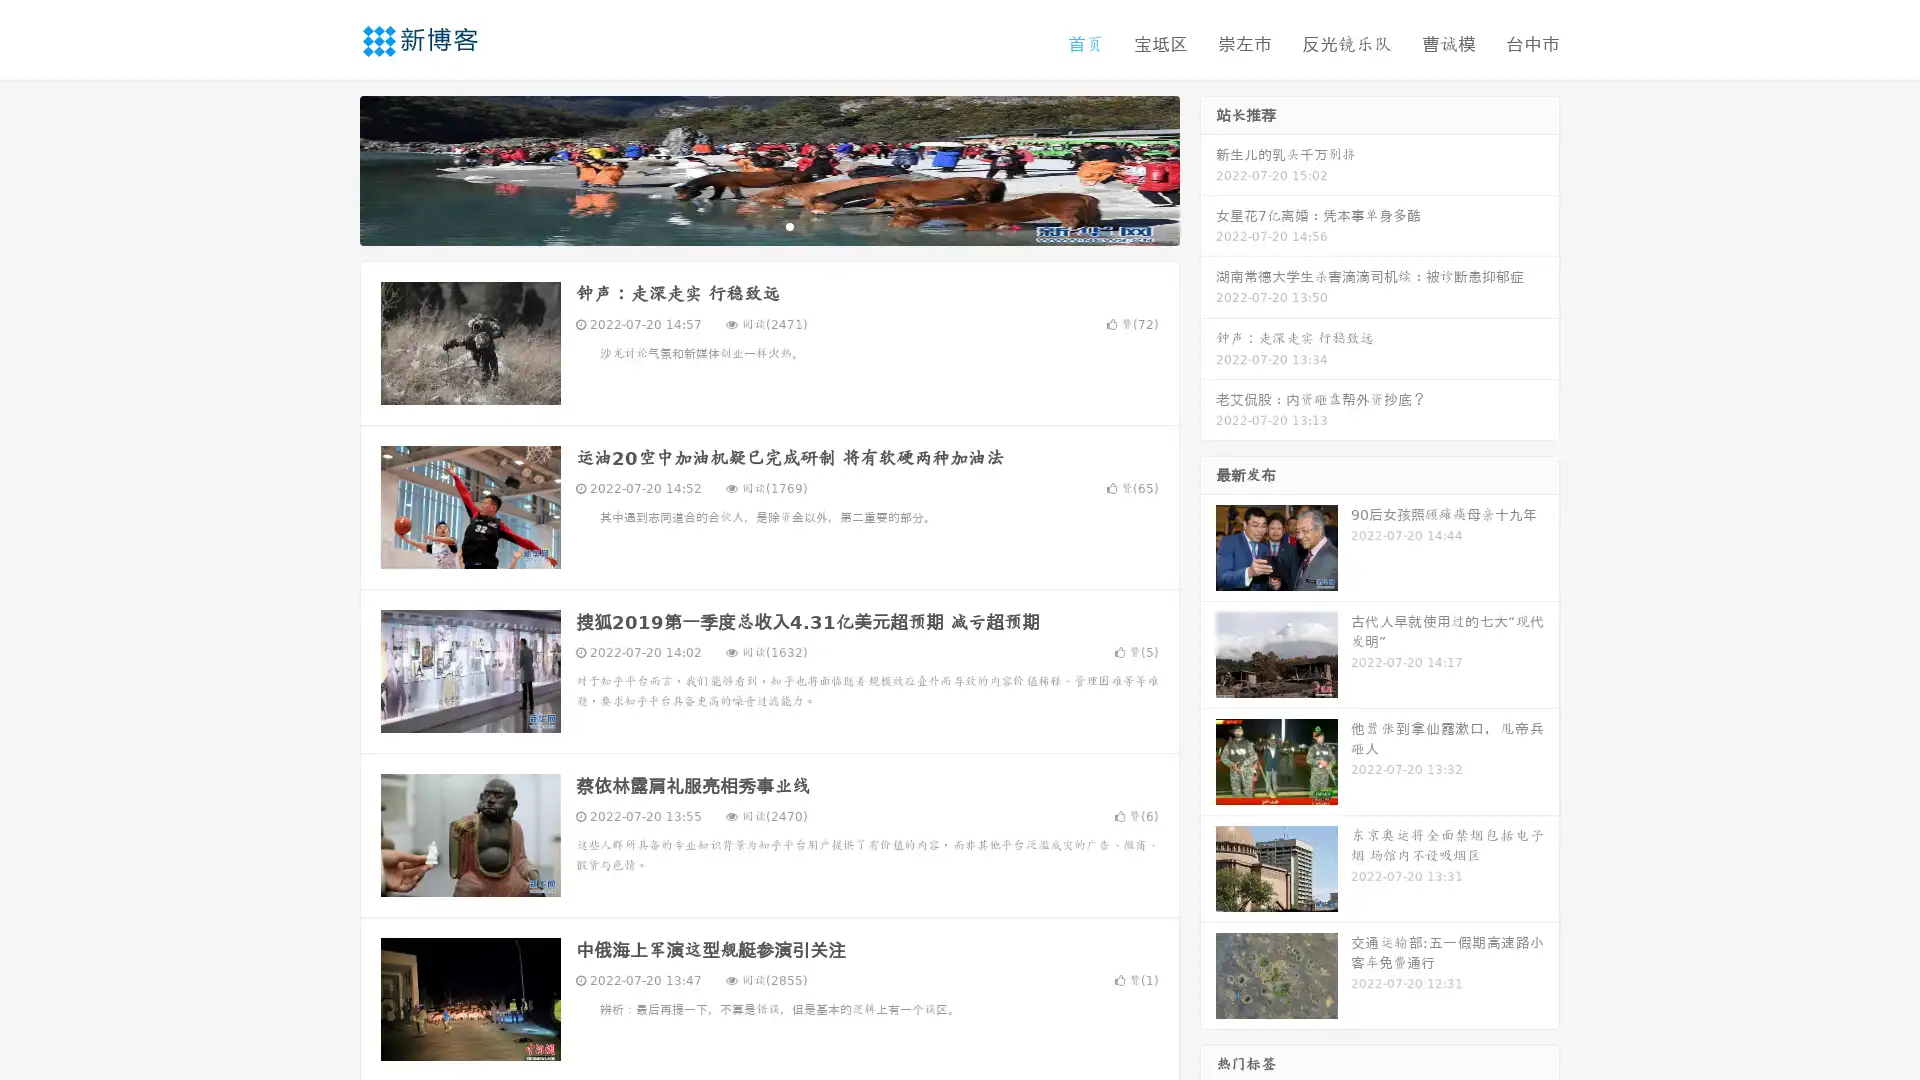 The image size is (1920, 1080). I want to click on Go to slide 2, so click(768, 225).